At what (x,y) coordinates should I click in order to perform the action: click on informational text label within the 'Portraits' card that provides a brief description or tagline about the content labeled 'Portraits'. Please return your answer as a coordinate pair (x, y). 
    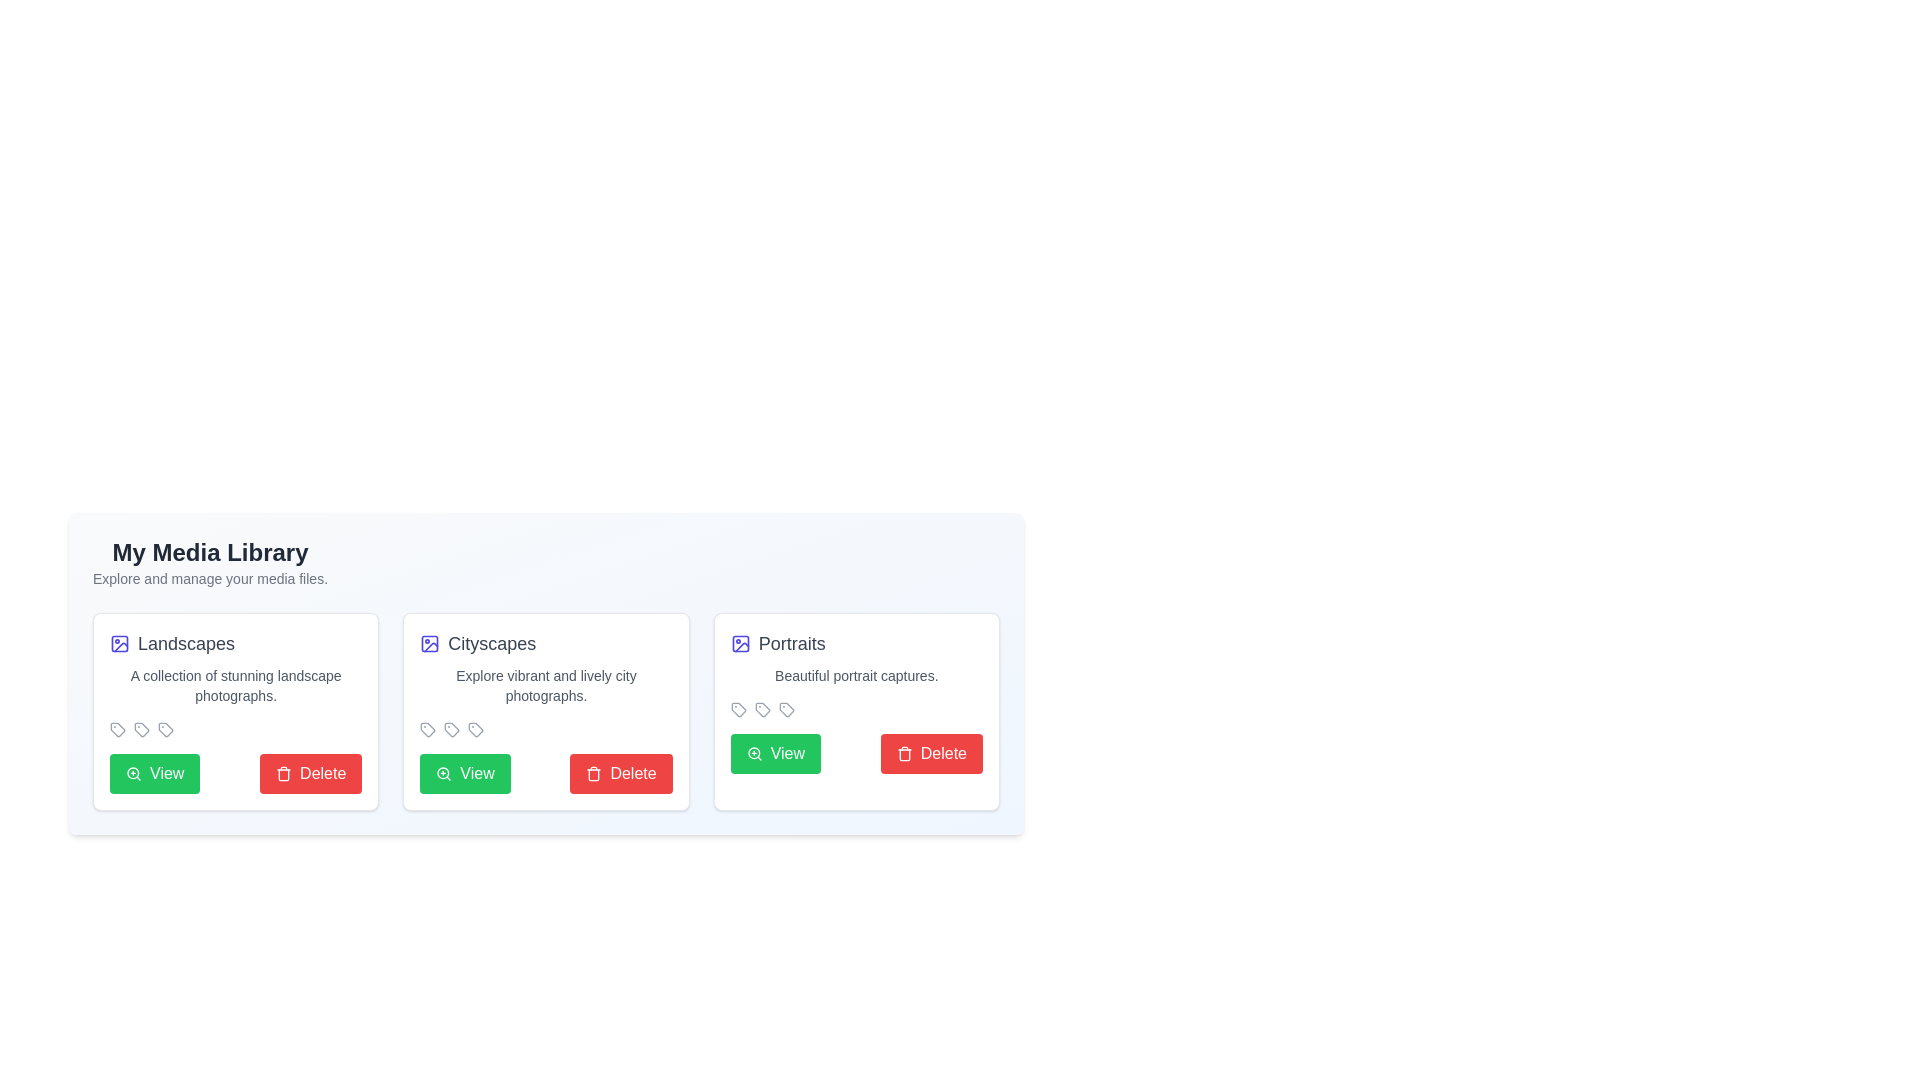
    Looking at the image, I should click on (856, 675).